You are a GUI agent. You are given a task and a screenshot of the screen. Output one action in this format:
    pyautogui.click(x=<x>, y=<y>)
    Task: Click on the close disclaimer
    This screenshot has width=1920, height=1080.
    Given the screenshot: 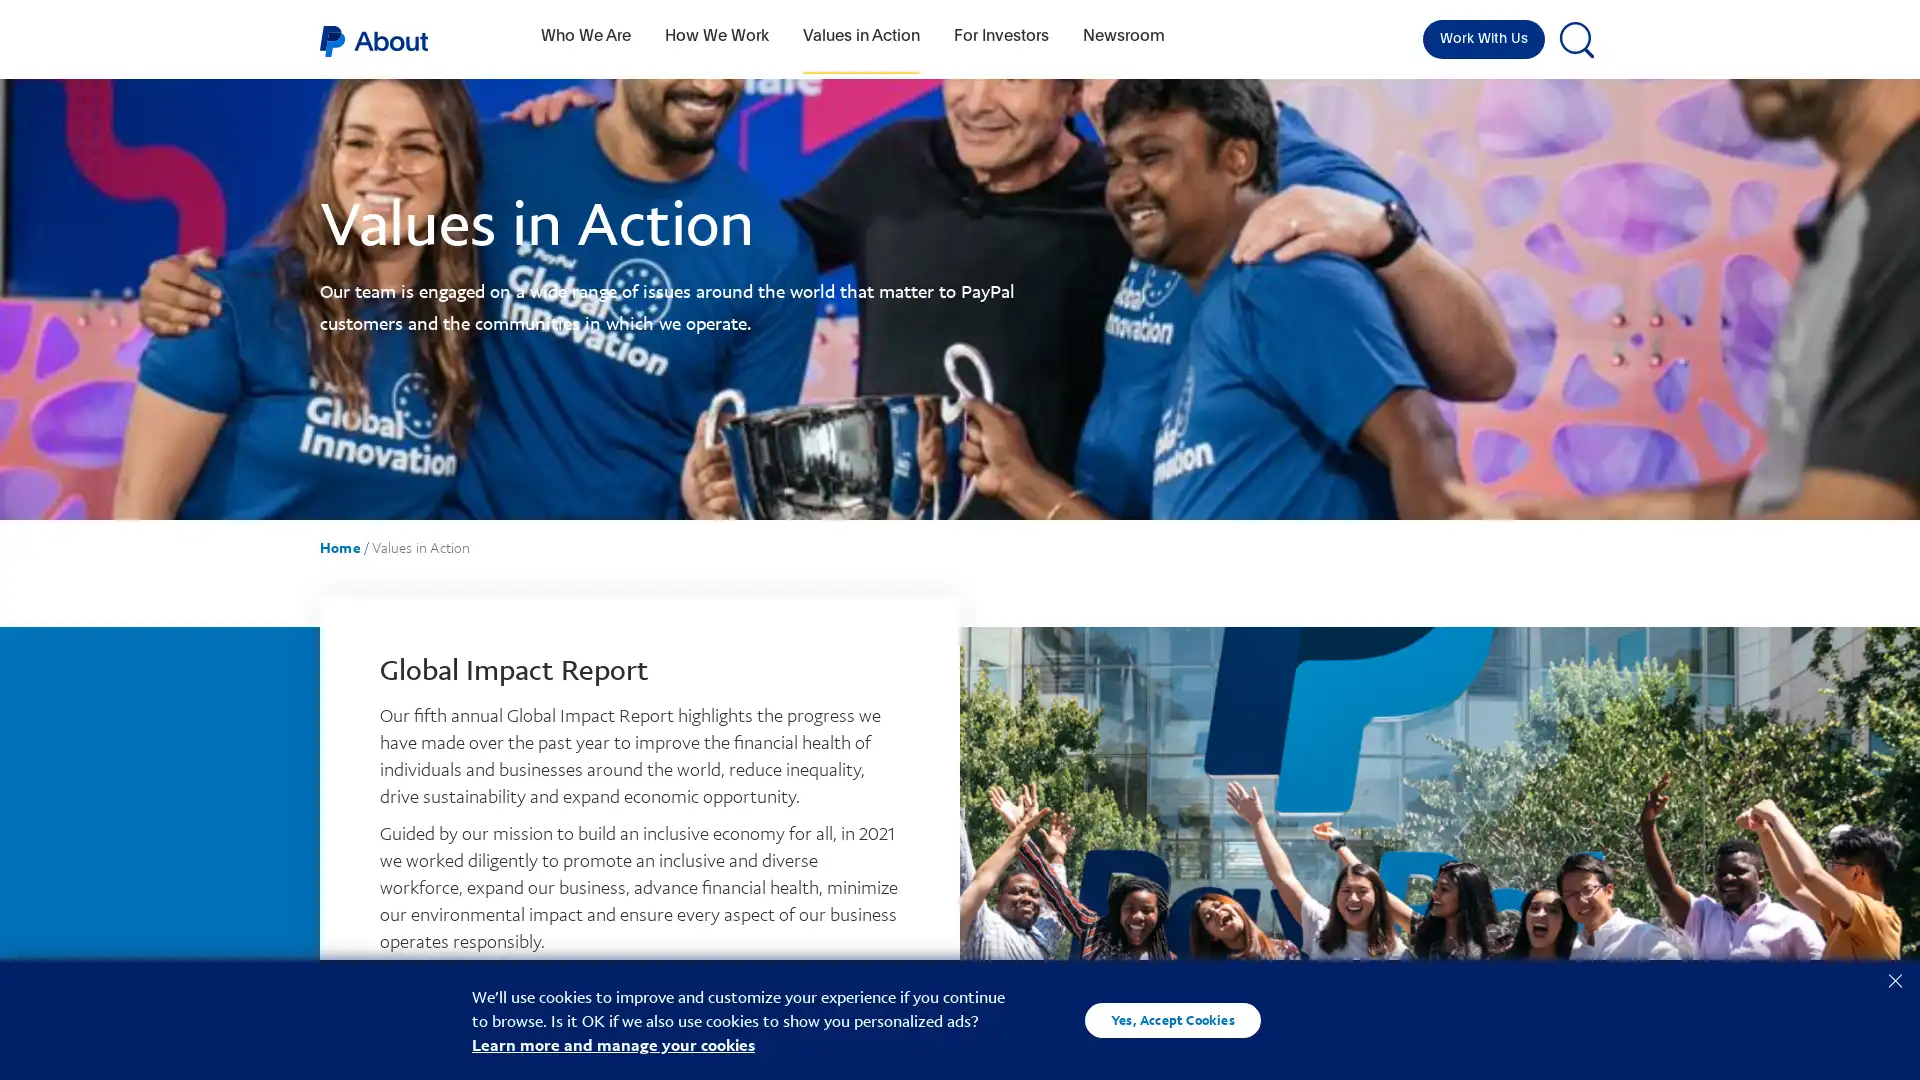 What is the action you would take?
    pyautogui.click(x=1894, y=978)
    